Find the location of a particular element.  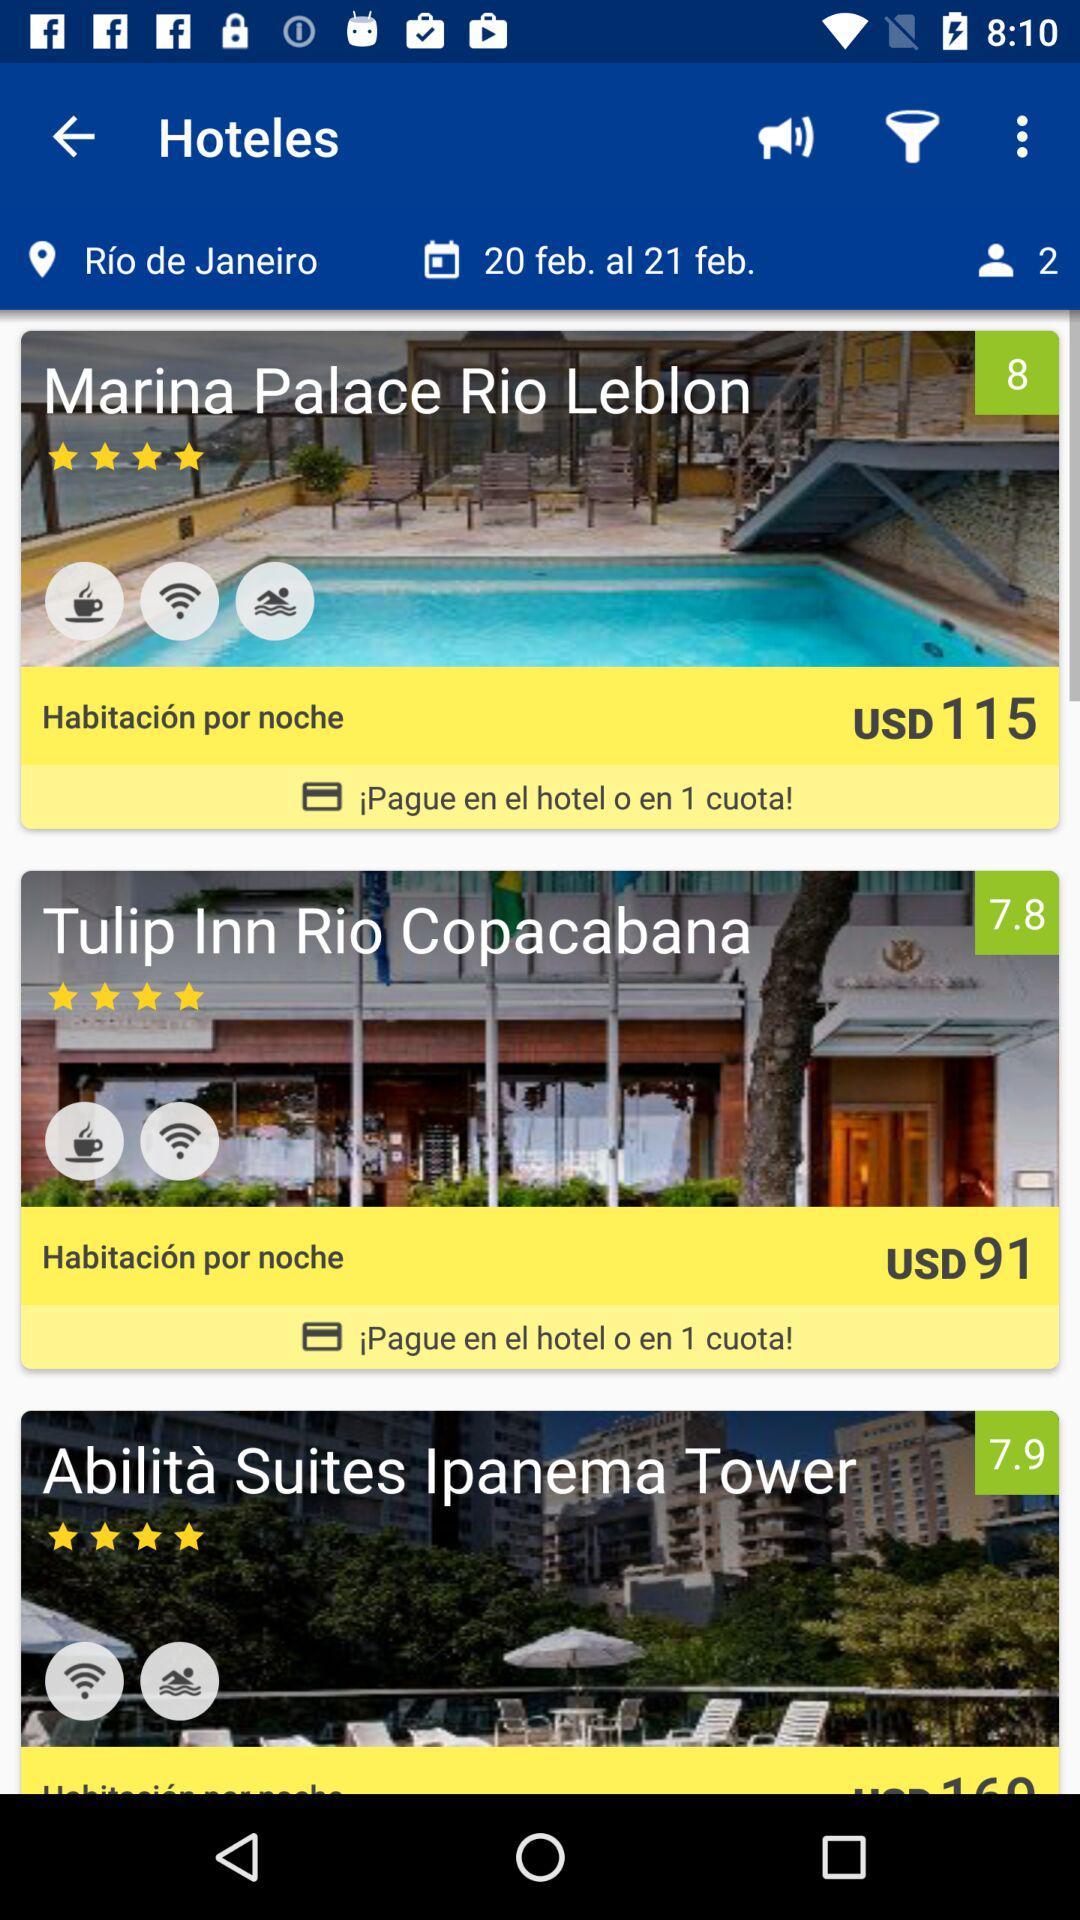

the app to the left of hoteles is located at coordinates (72, 135).